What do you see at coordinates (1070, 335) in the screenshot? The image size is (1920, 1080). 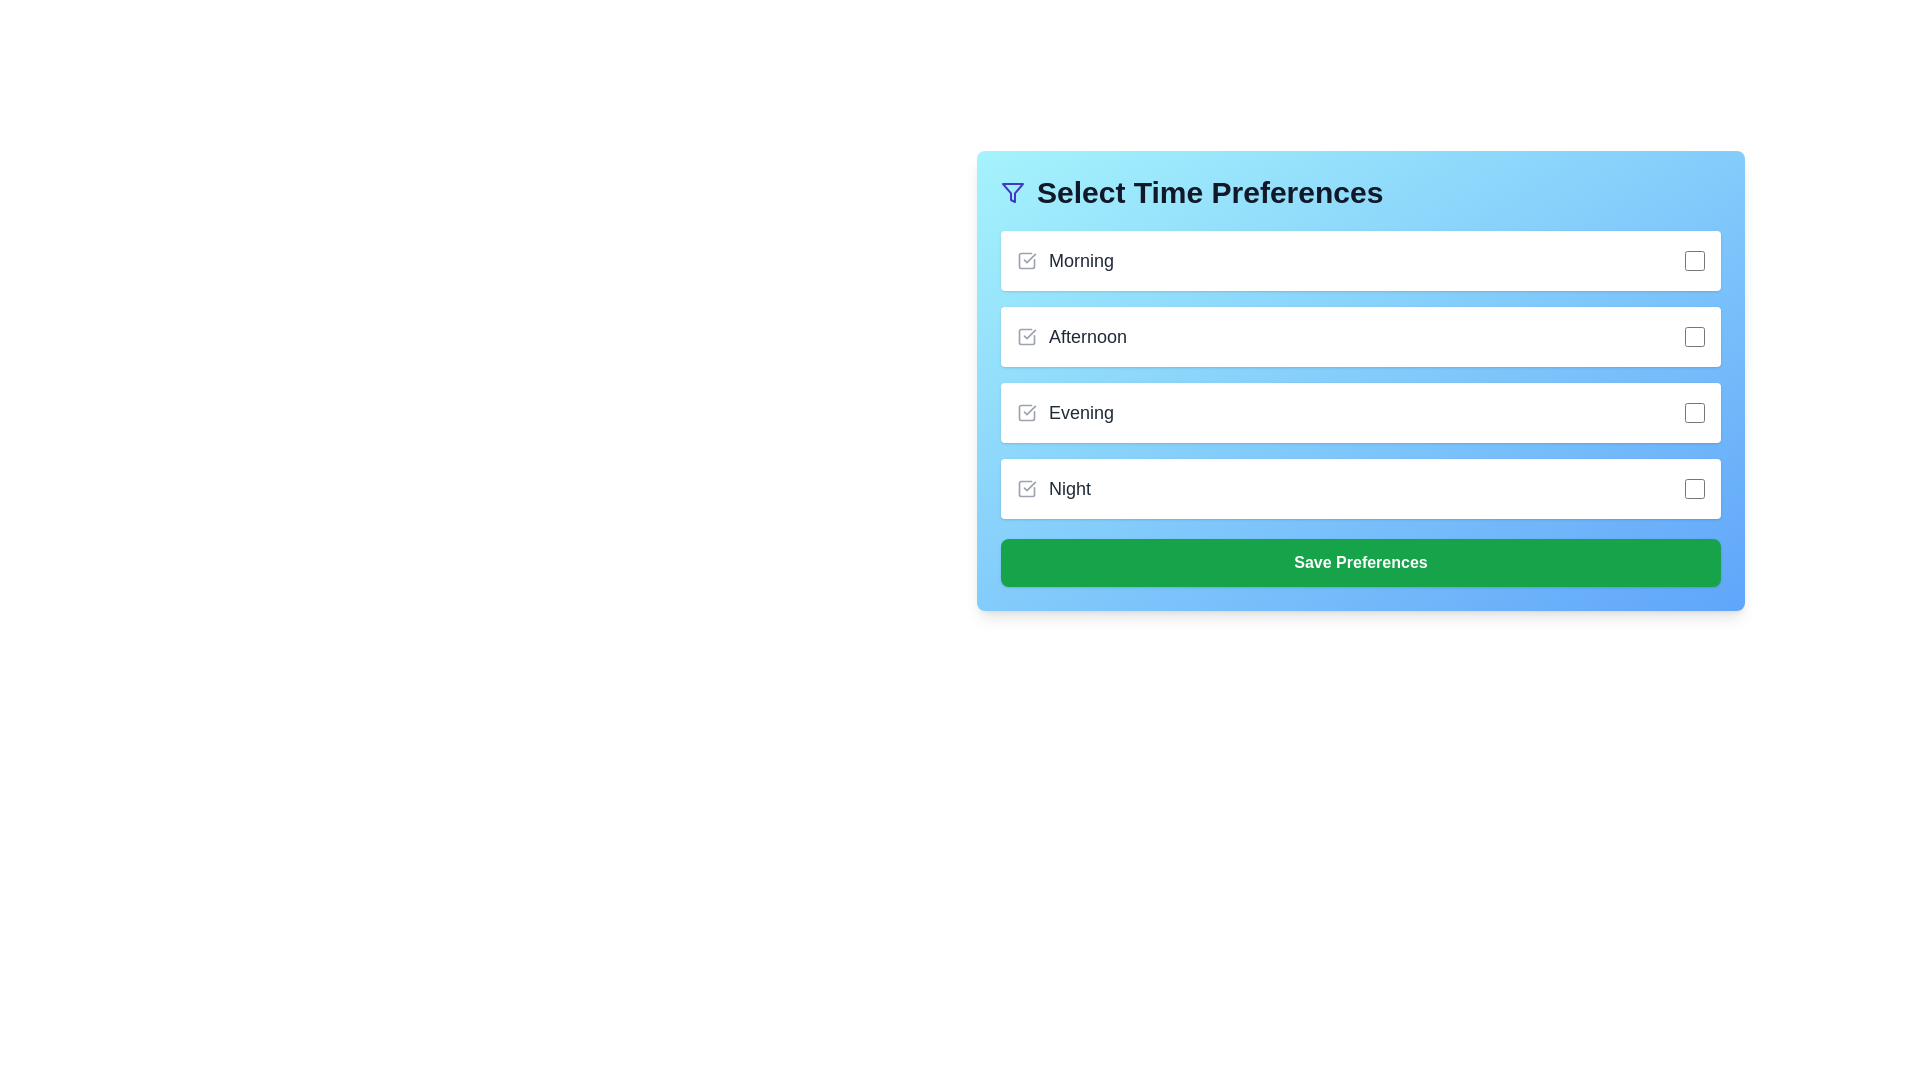 I see `the label displaying 'Afternoon' which is located in the second row of time preferences beneath 'Morning'` at bounding box center [1070, 335].